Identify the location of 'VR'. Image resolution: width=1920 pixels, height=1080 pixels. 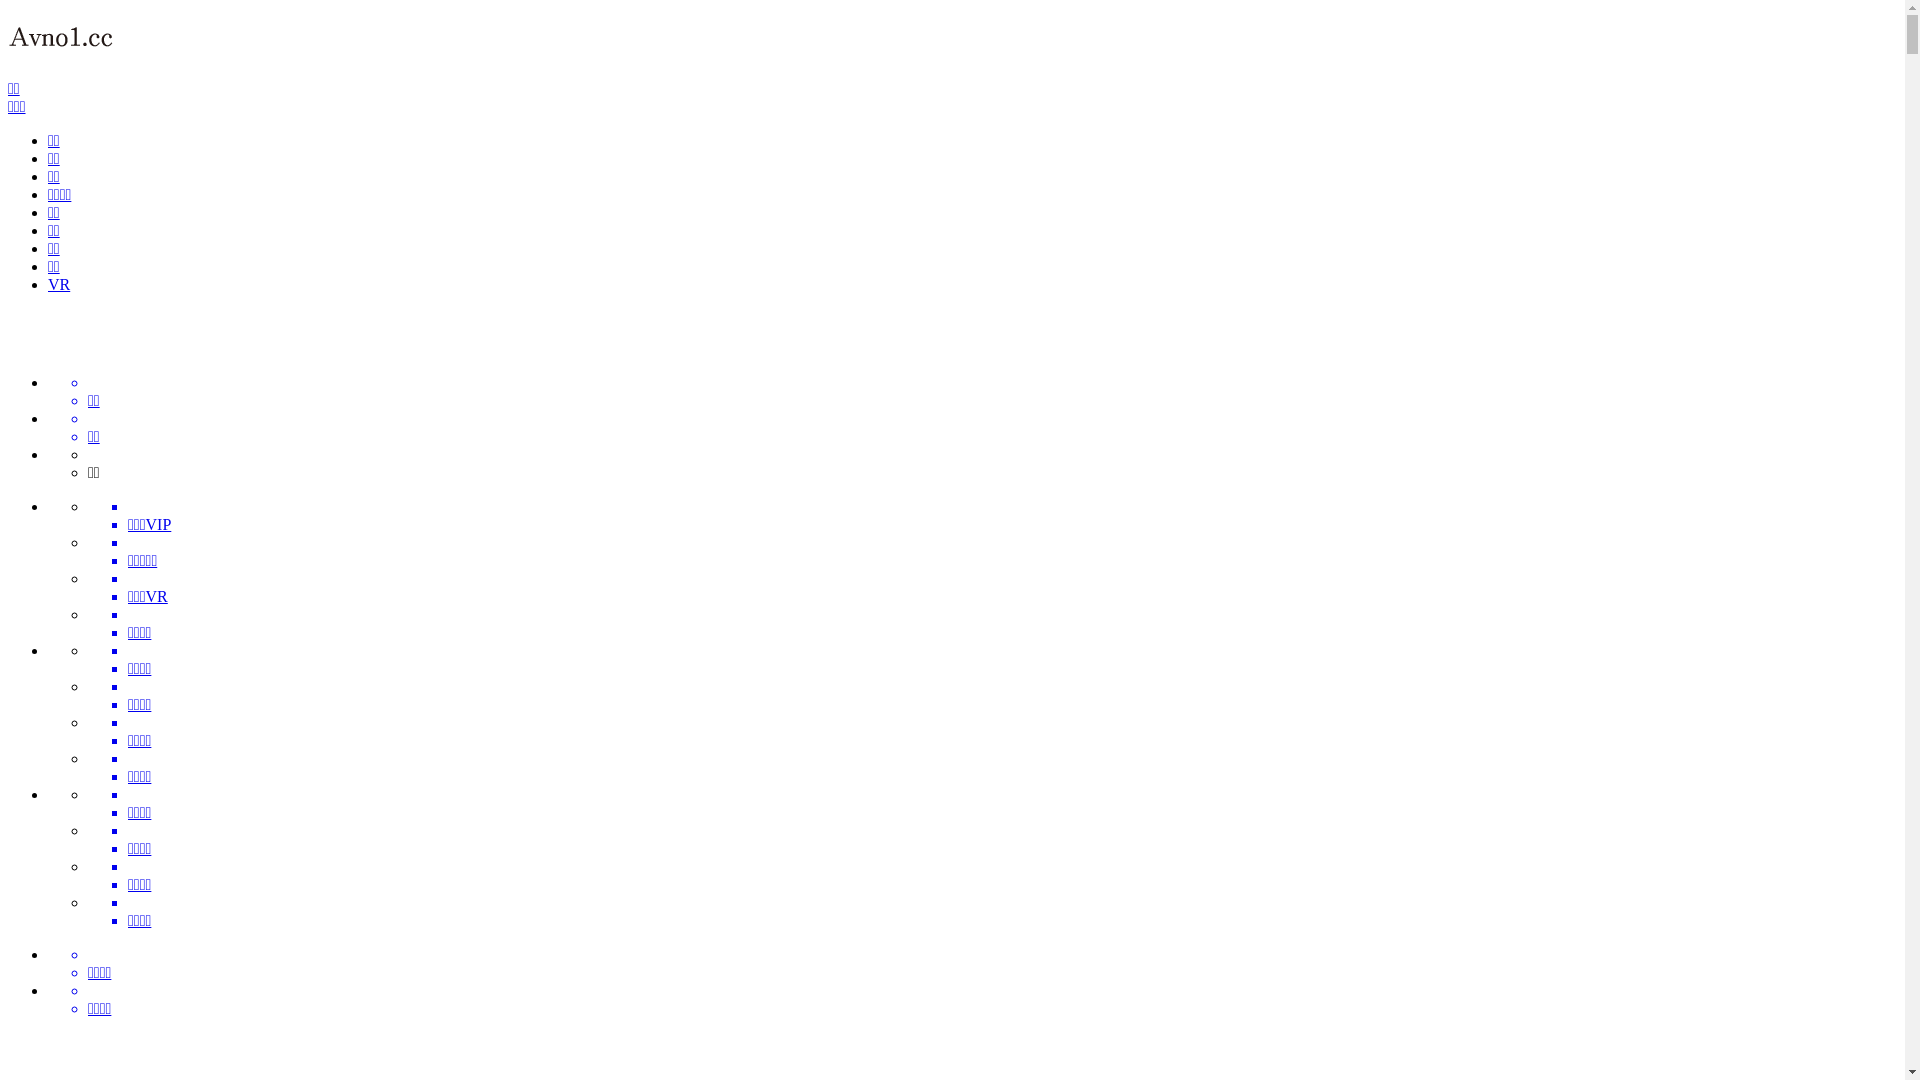
(58, 284).